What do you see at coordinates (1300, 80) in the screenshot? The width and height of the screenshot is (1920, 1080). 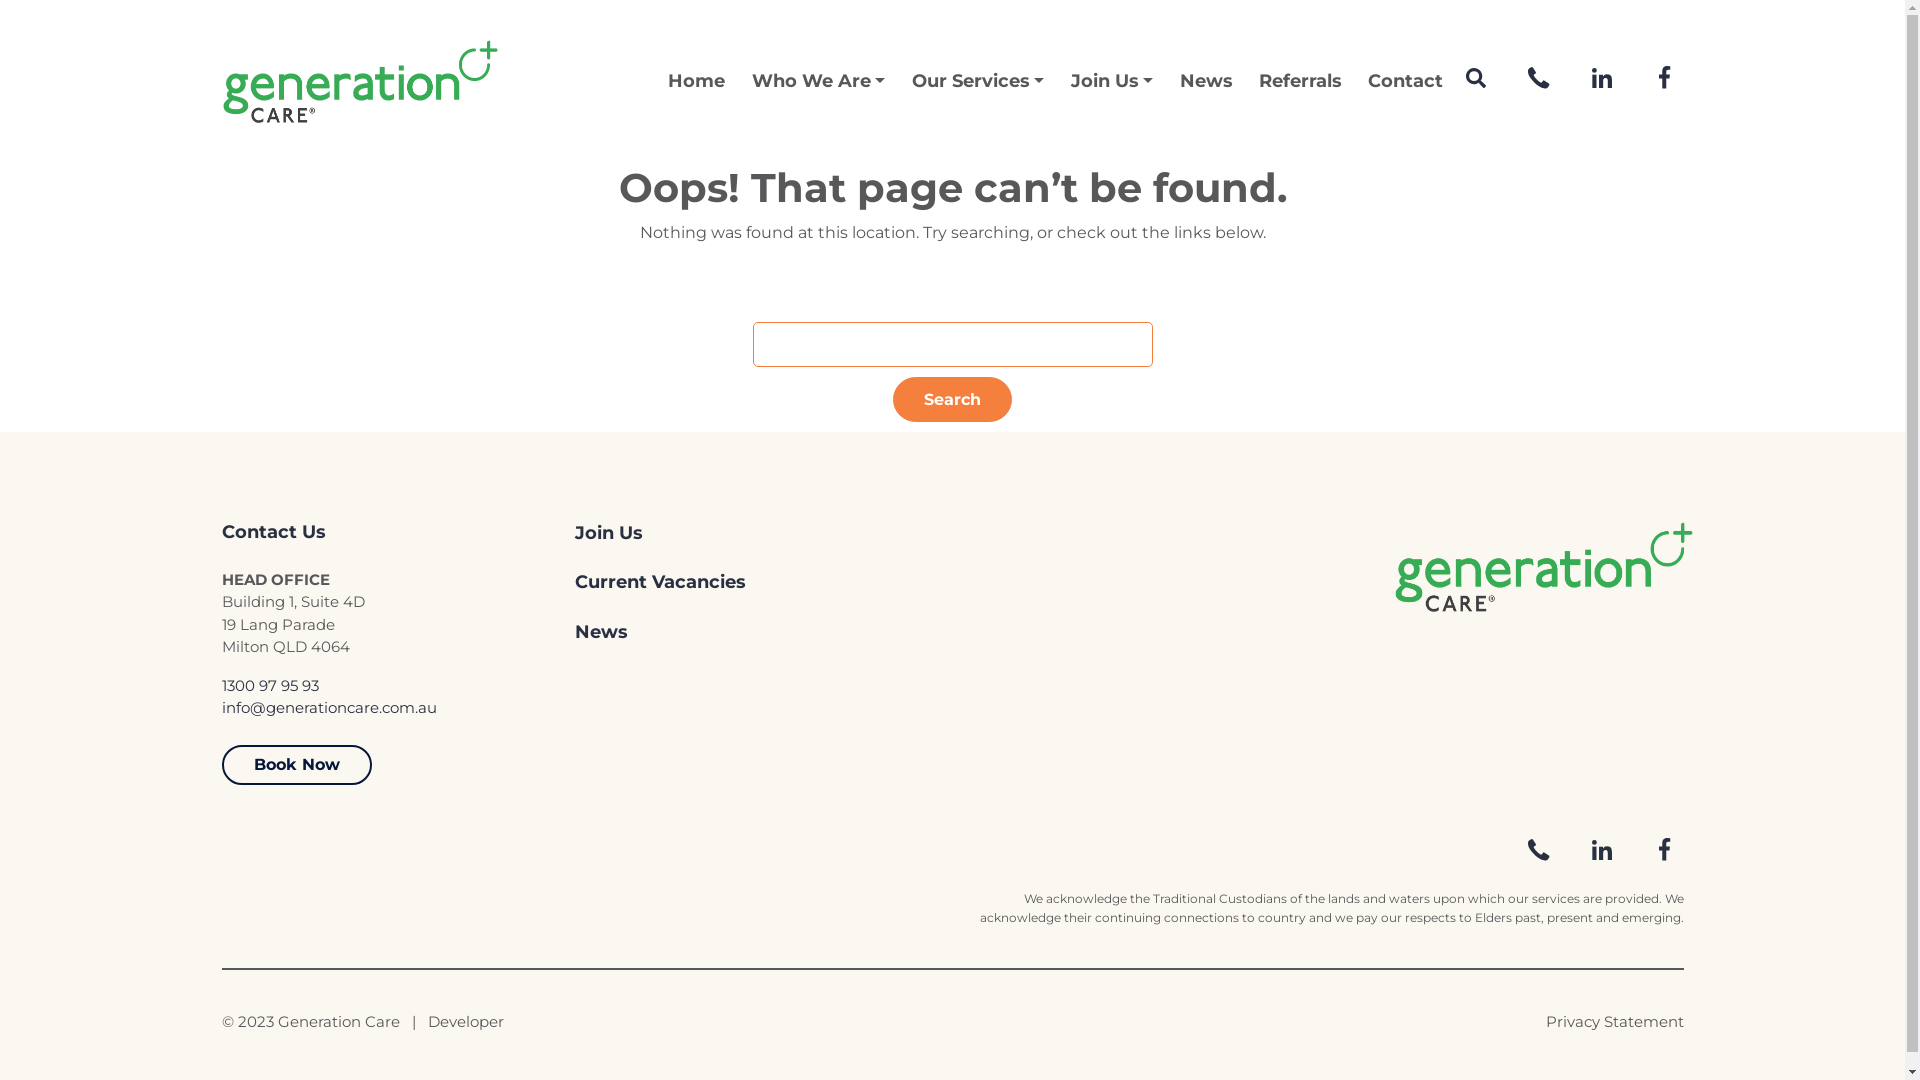 I see `'Referrals'` at bounding box center [1300, 80].